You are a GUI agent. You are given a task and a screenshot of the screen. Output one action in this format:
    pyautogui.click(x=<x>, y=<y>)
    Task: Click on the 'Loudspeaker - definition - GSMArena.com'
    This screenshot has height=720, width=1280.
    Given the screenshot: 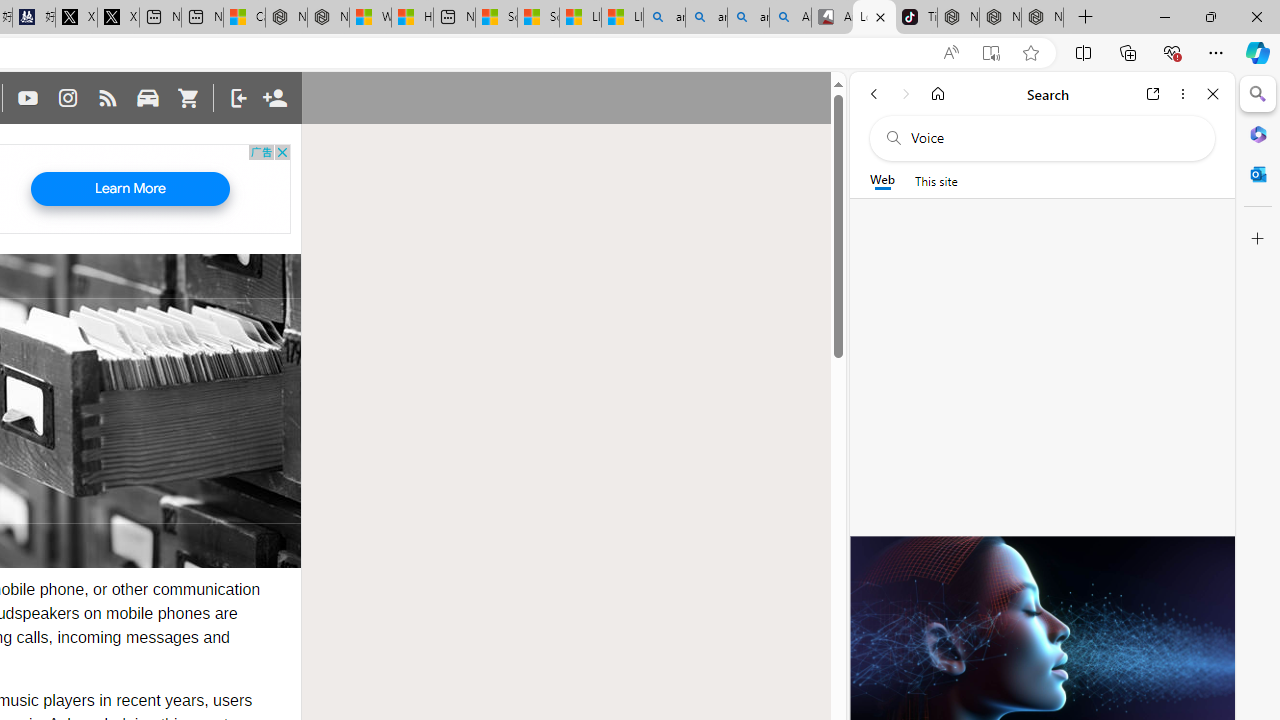 What is the action you would take?
    pyautogui.click(x=874, y=17)
    